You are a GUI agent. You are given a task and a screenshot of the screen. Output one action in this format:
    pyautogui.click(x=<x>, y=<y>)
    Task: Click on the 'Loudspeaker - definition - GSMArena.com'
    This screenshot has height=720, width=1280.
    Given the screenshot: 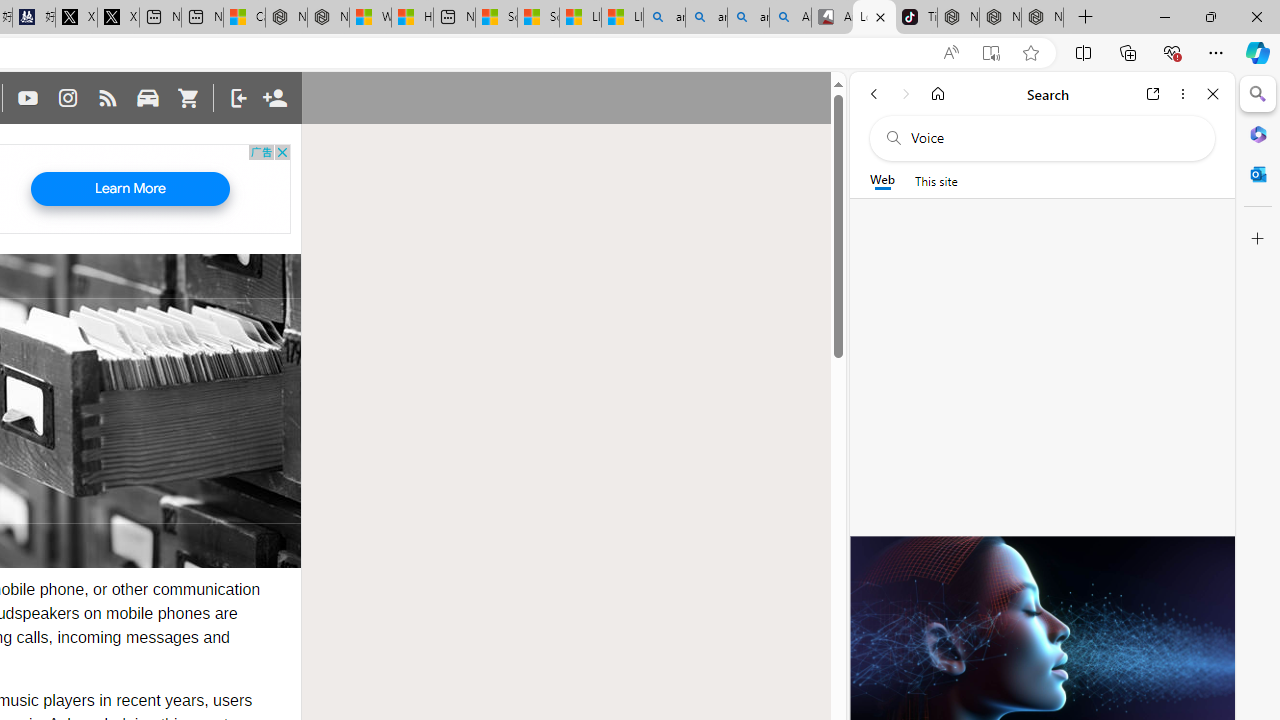 What is the action you would take?
    pyautogui.click(x=874, y=17)
    